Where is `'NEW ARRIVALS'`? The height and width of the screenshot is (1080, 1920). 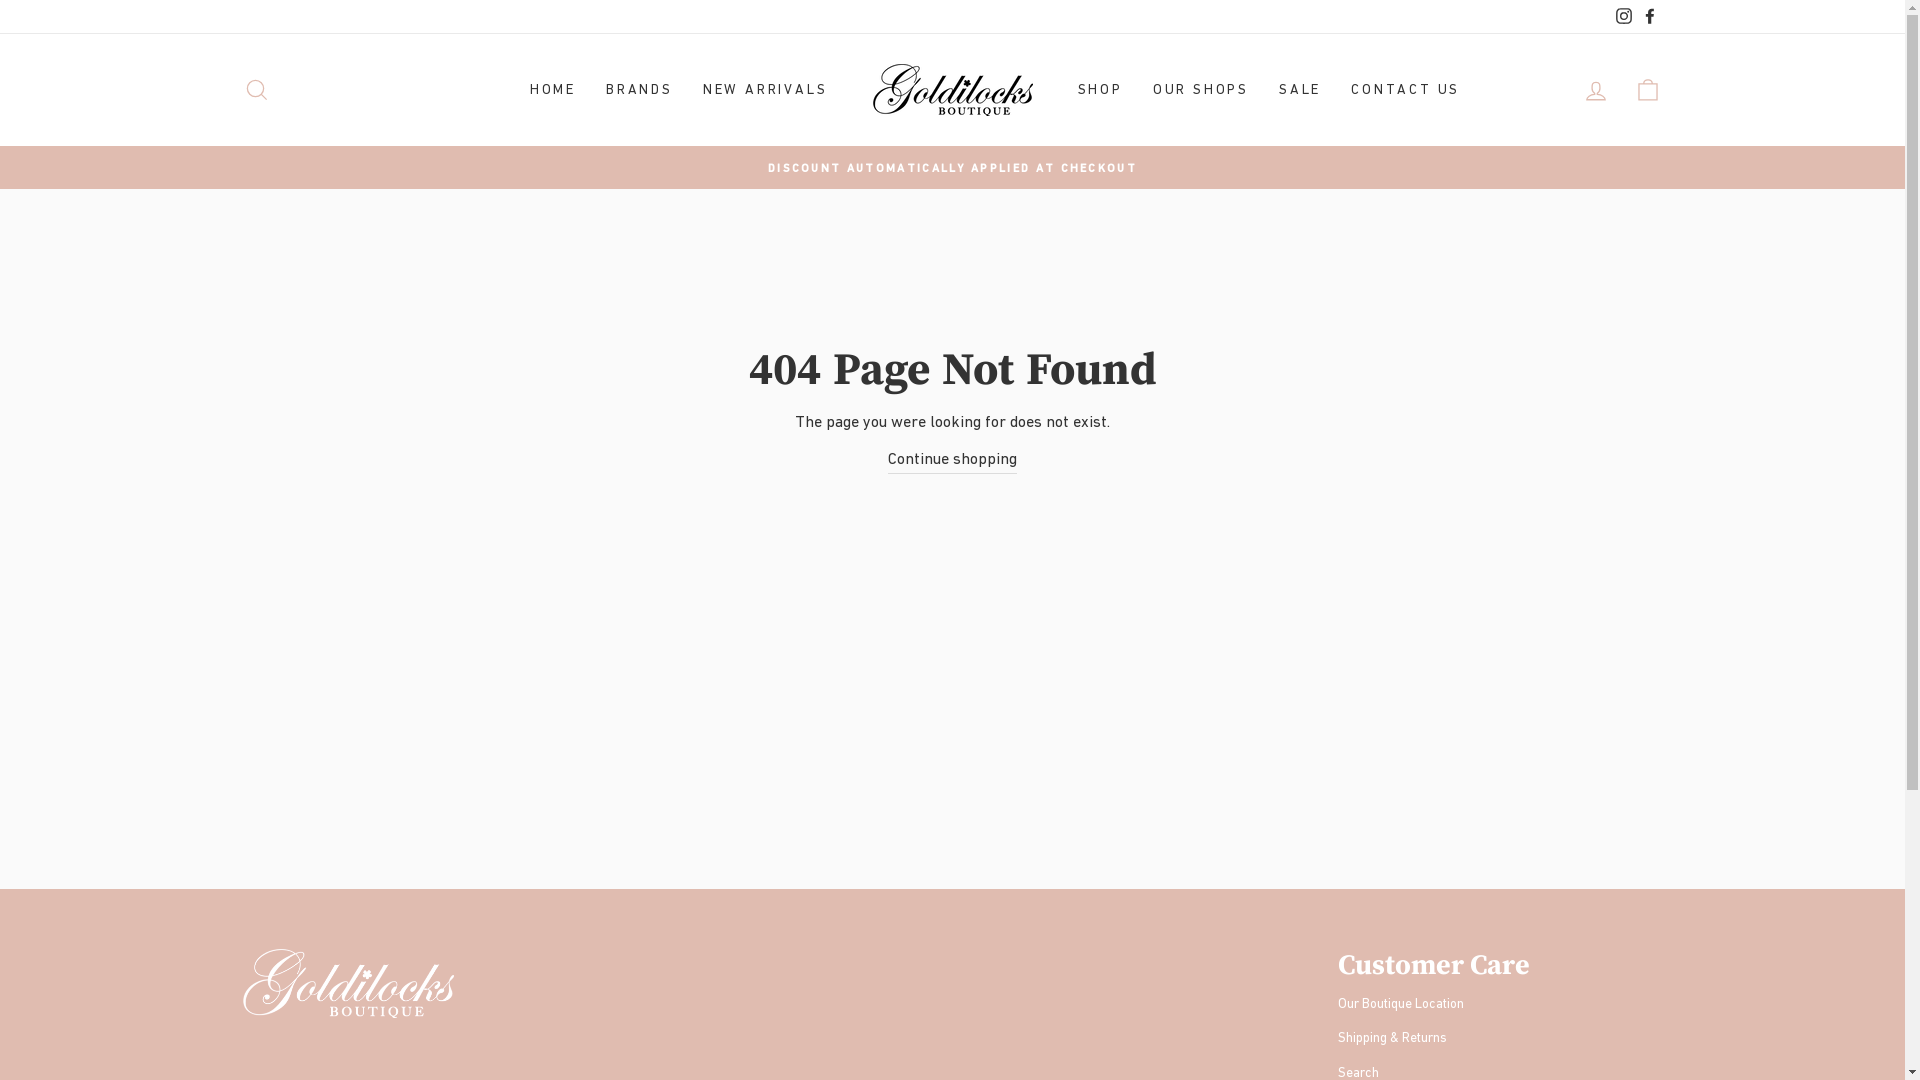 'NEW ARRIVALS' is located at coordinates (764, 90).